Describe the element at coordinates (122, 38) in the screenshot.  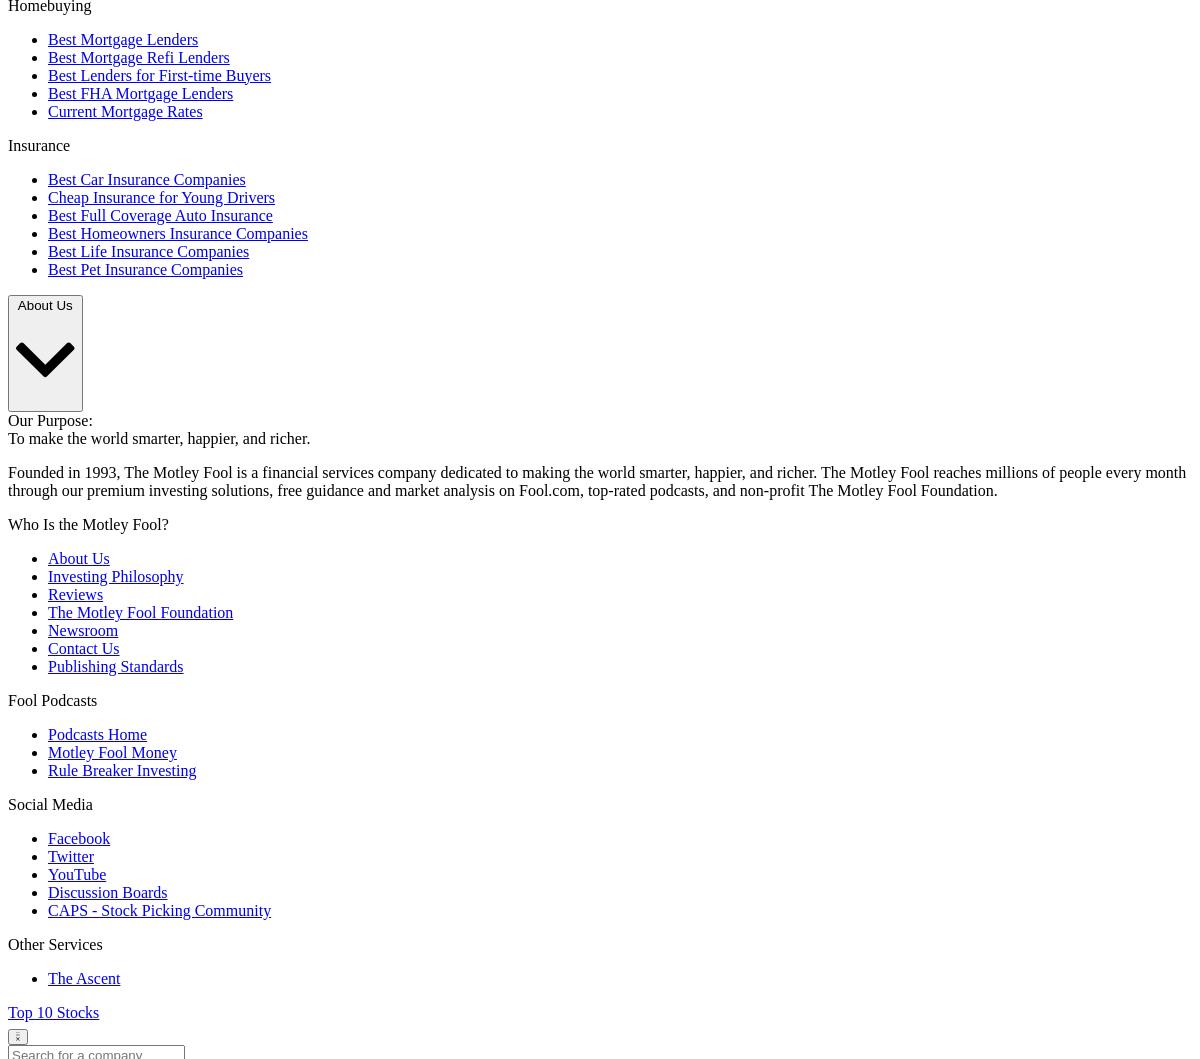
I see `'Best Mortgage Lenders'` at that location.